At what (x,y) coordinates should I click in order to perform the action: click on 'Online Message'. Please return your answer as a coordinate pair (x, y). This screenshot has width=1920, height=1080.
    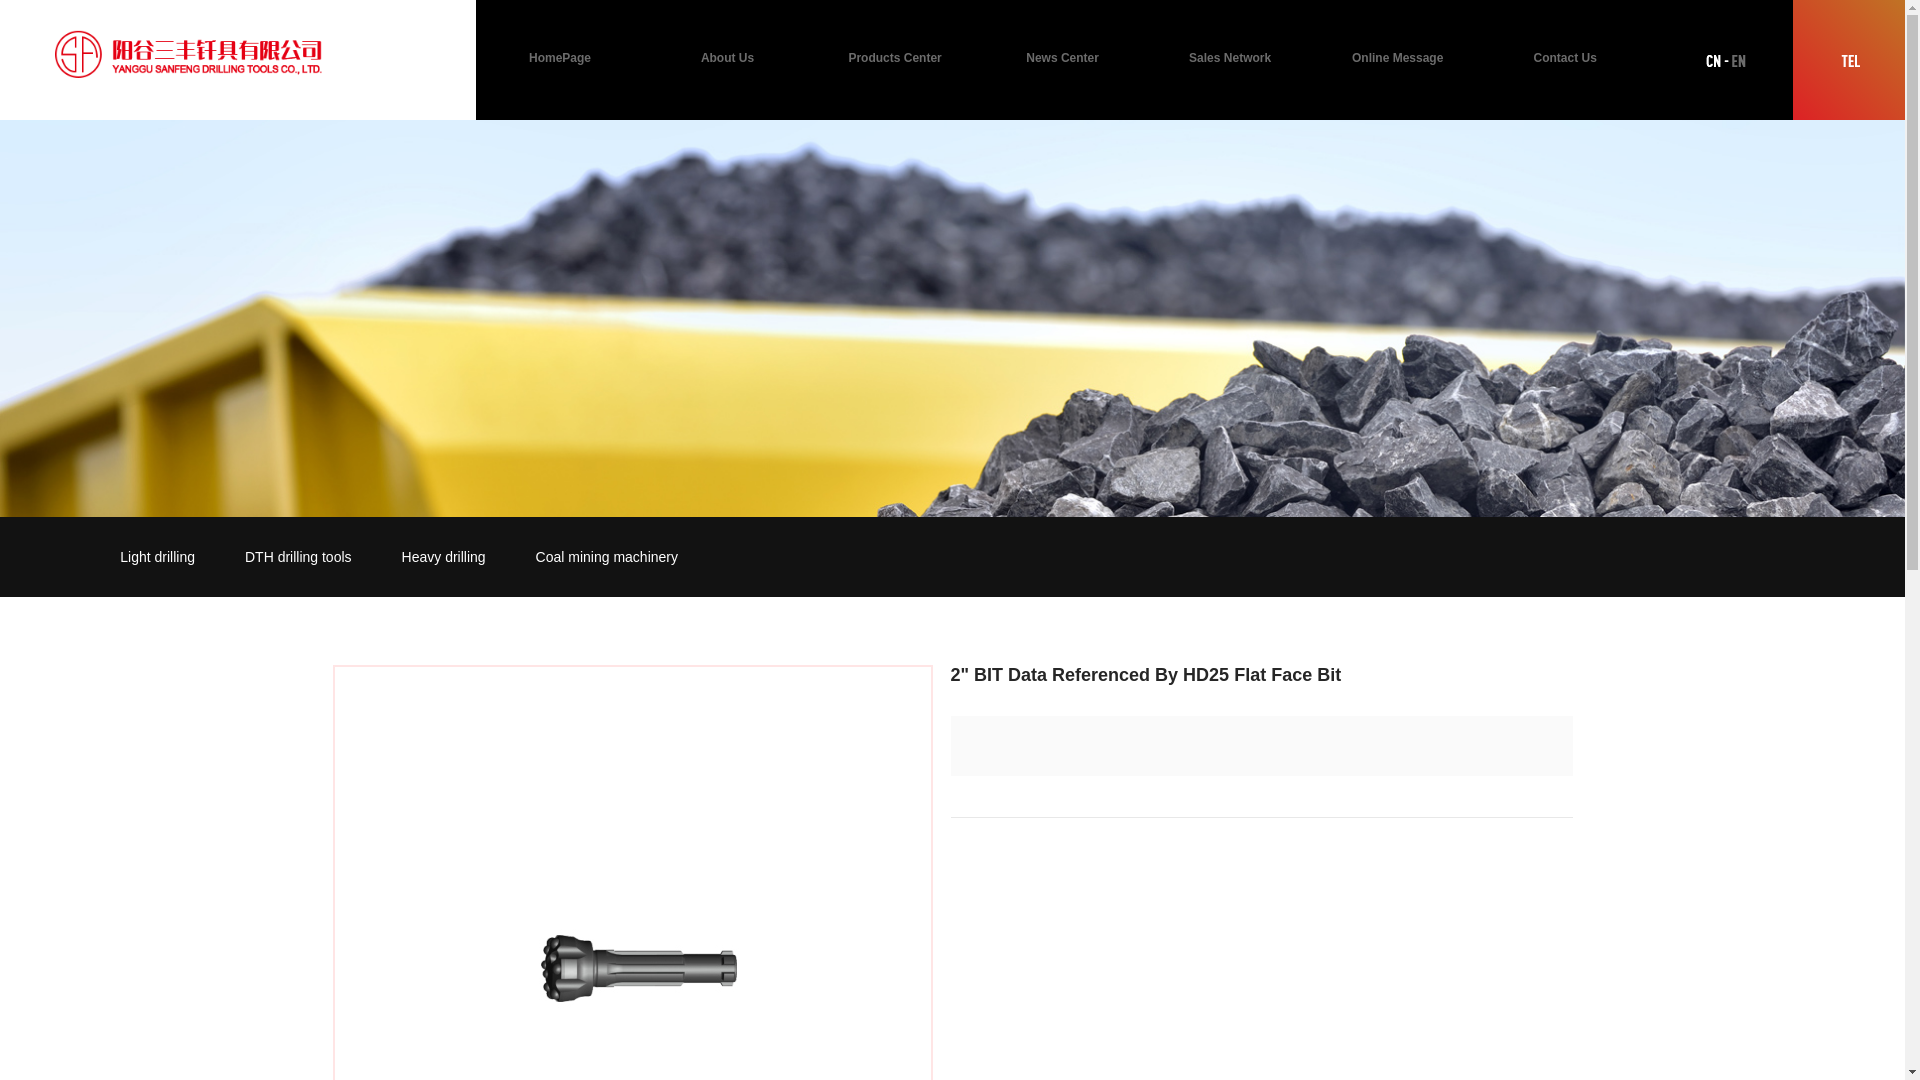
    Looking at the image, I should click on (1396, 57).